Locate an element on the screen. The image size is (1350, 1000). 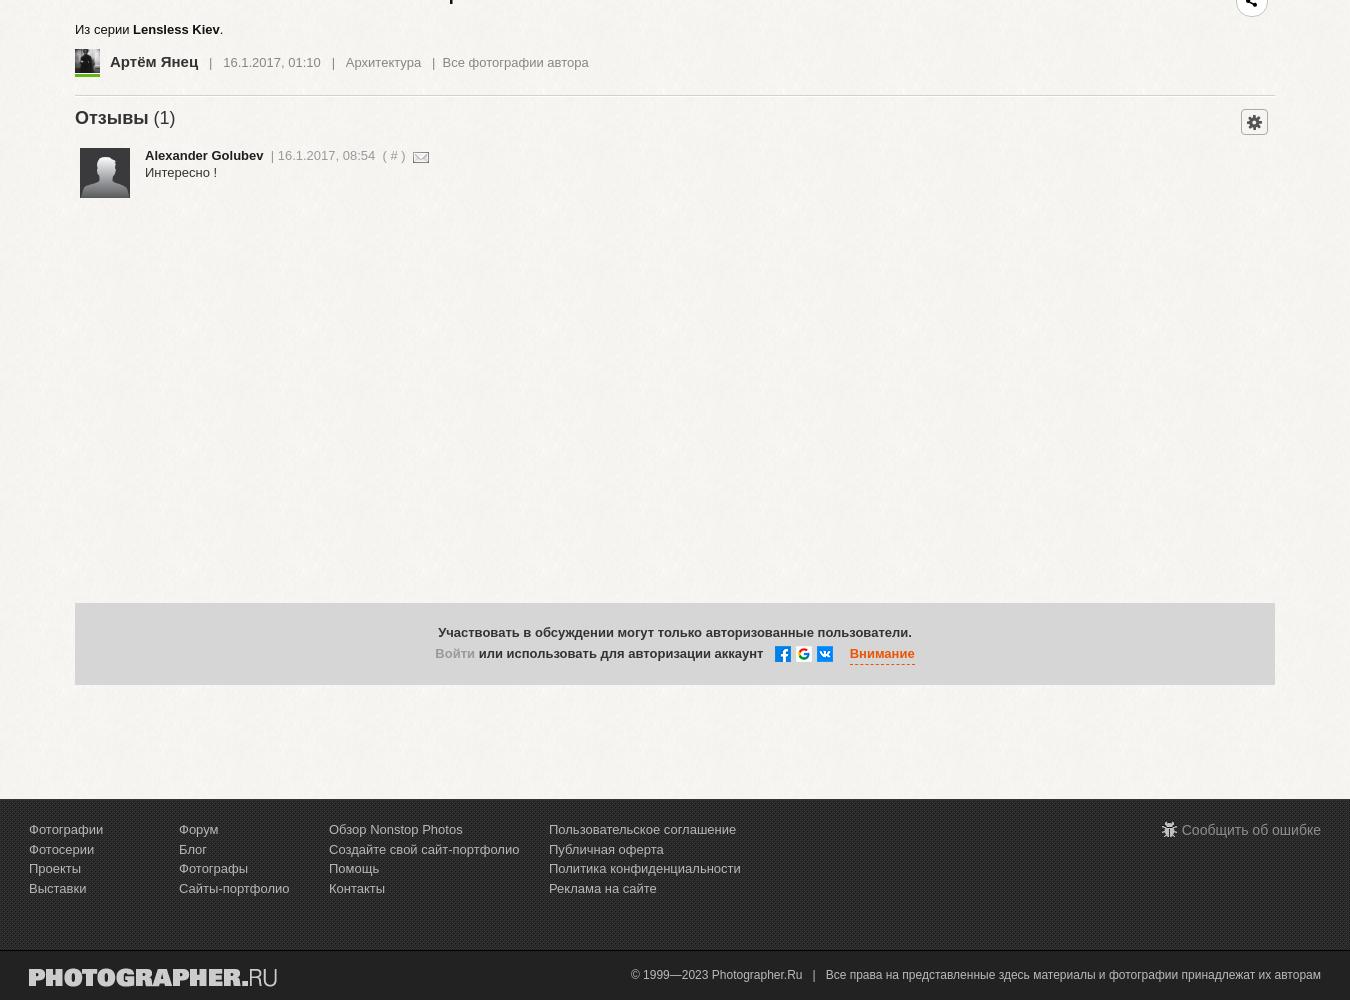
'#' is located at coordinates (393, 154).